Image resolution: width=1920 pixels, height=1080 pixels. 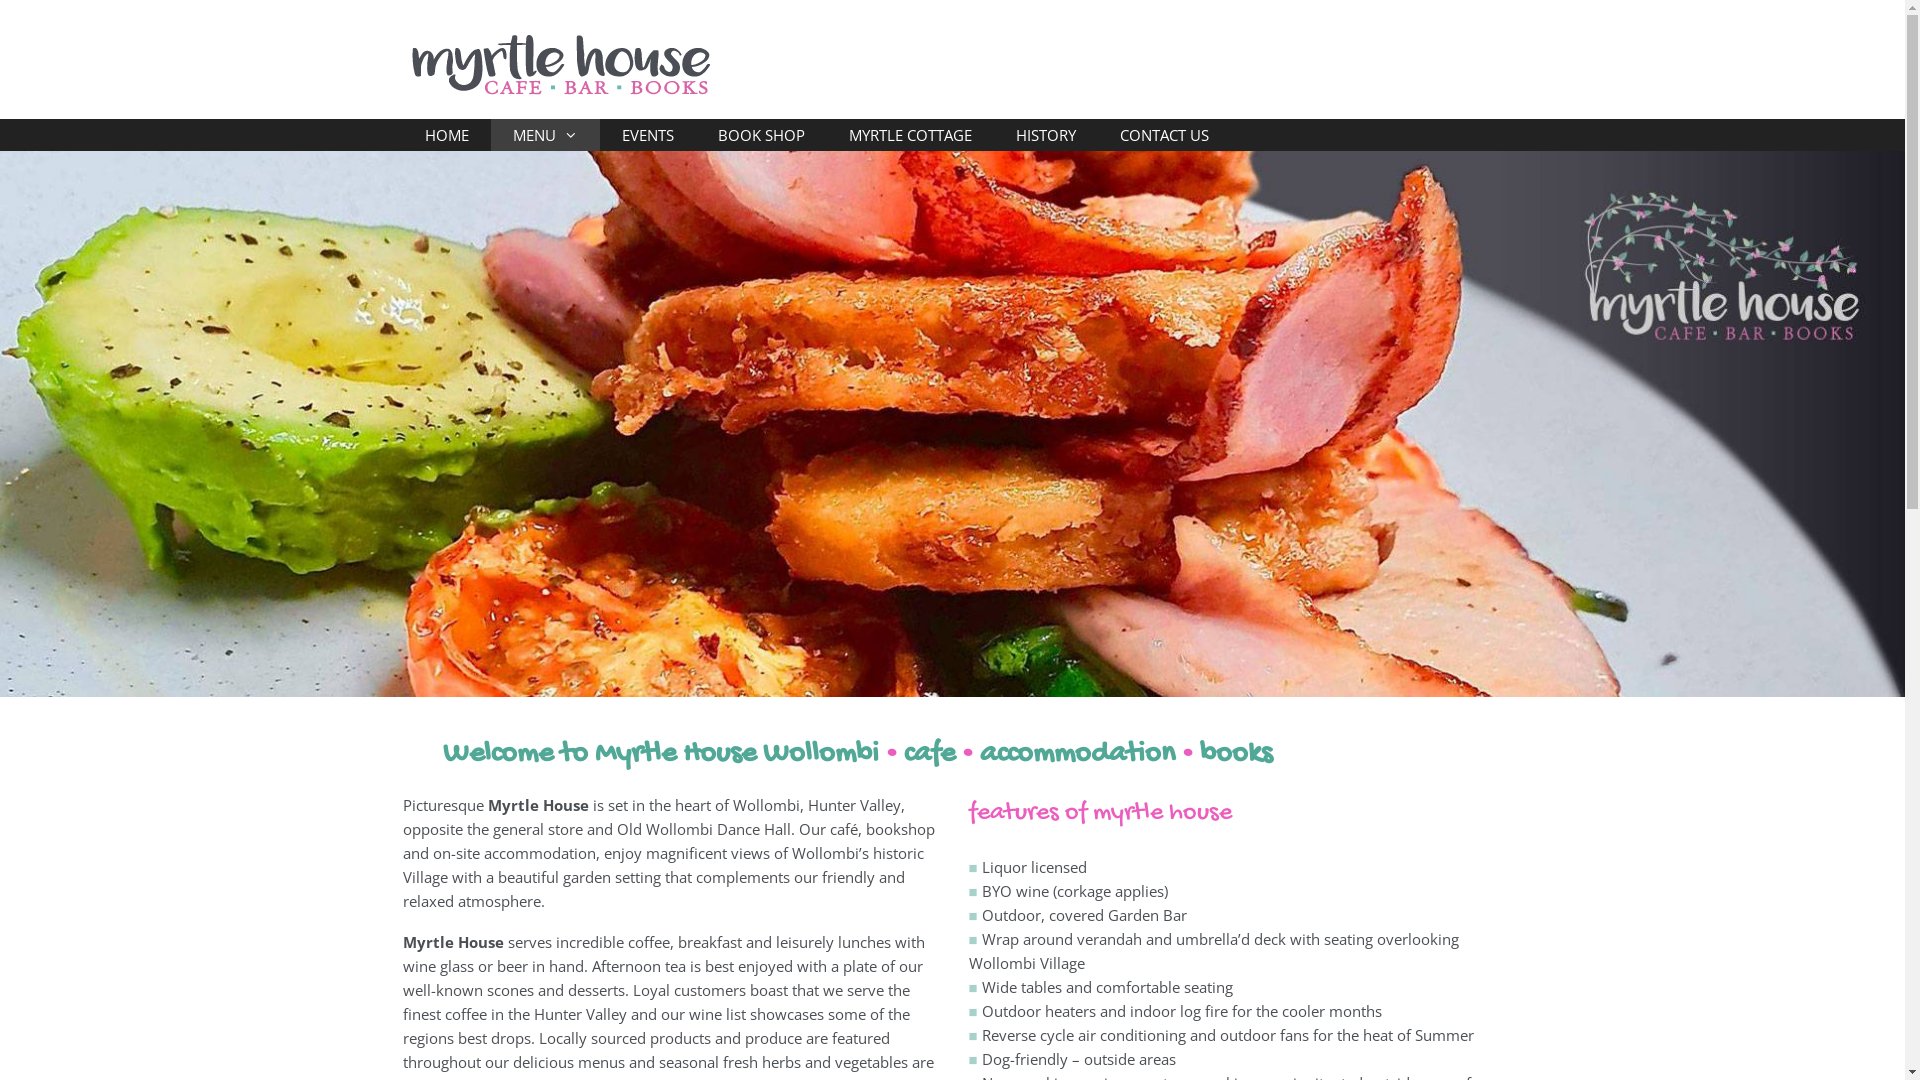 I want to click on 'HOME', so click(x=401, y=135).